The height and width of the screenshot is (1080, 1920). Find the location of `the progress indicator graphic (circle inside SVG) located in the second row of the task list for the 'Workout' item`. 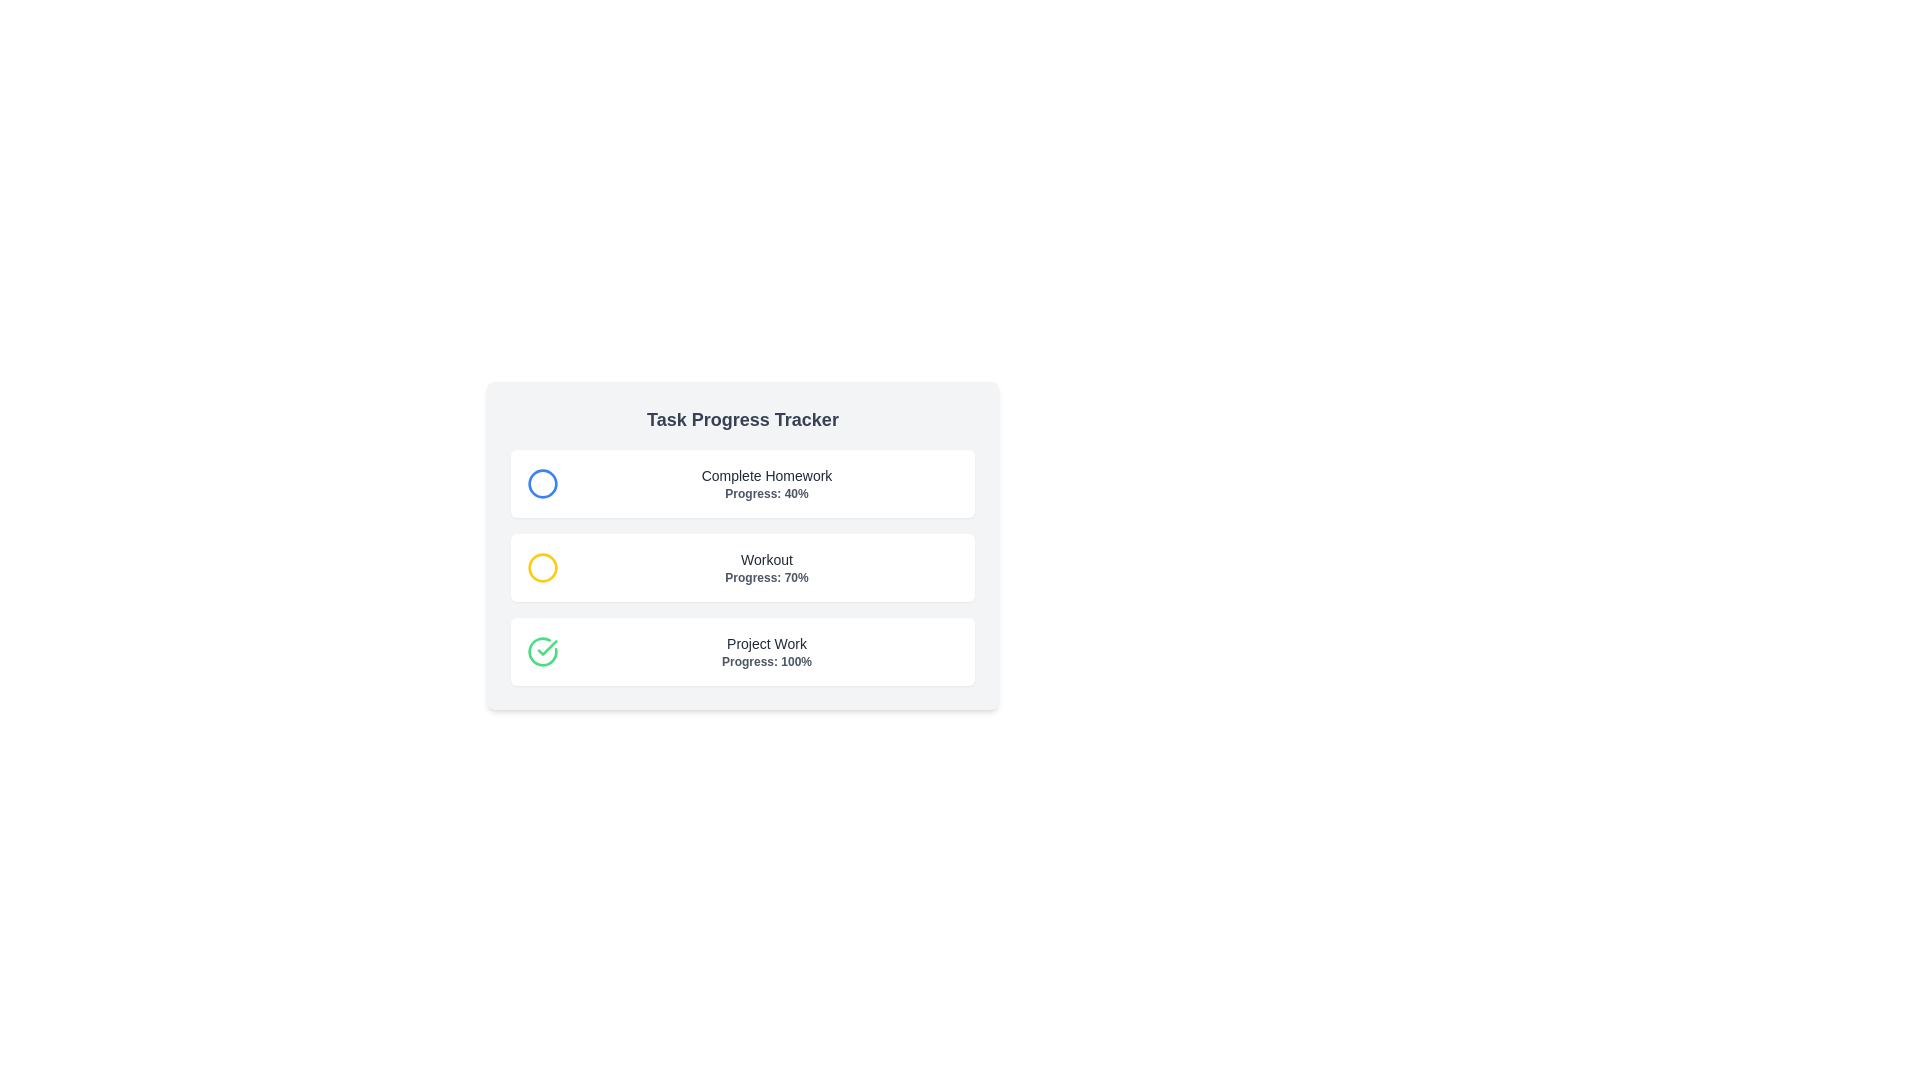

the progress indicator graphic (circle inside SVG) located in the second row of the task list for the 'Workout' item is located at coordinates (542, 567).